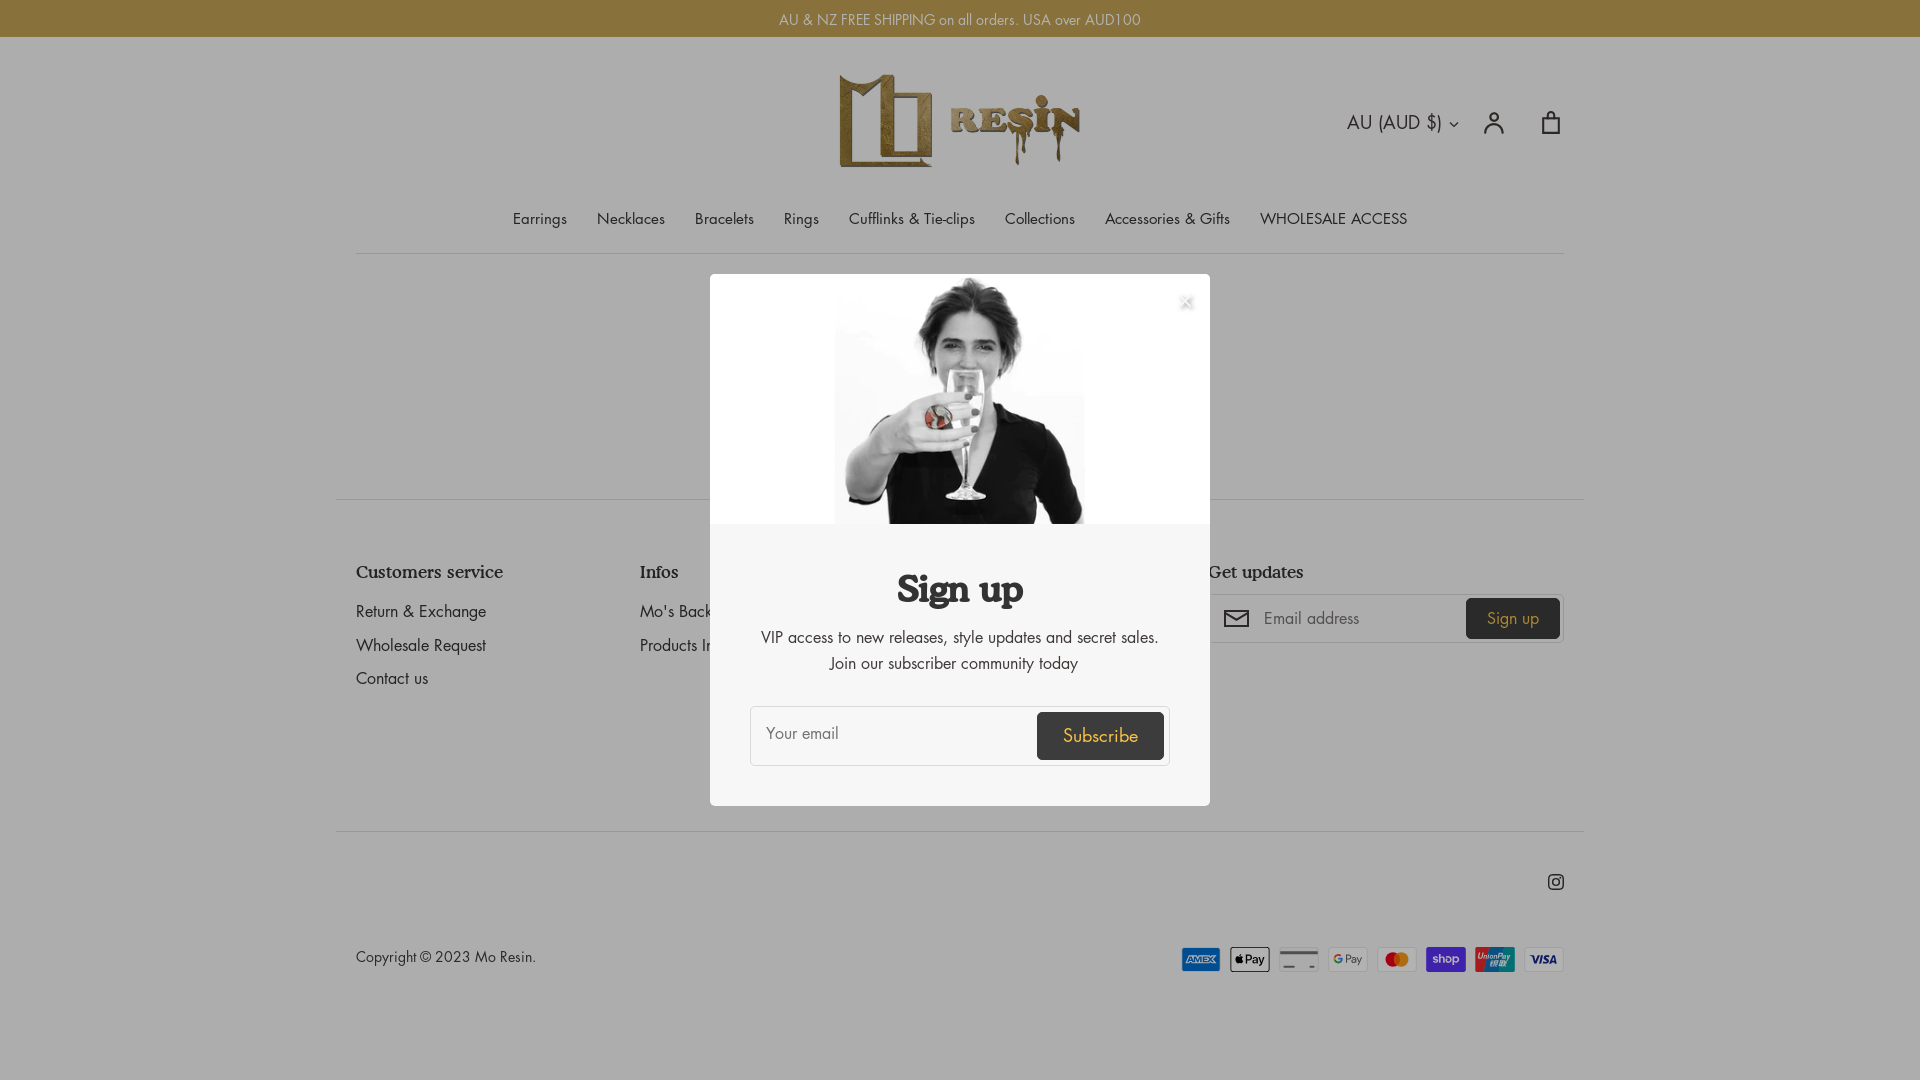 The width and height of the screenshot is (1920, 1080). Describe the element at coordinates (1258, 218) in the screenshot. I see `'WHOLESALE ACCESS'` at that location.